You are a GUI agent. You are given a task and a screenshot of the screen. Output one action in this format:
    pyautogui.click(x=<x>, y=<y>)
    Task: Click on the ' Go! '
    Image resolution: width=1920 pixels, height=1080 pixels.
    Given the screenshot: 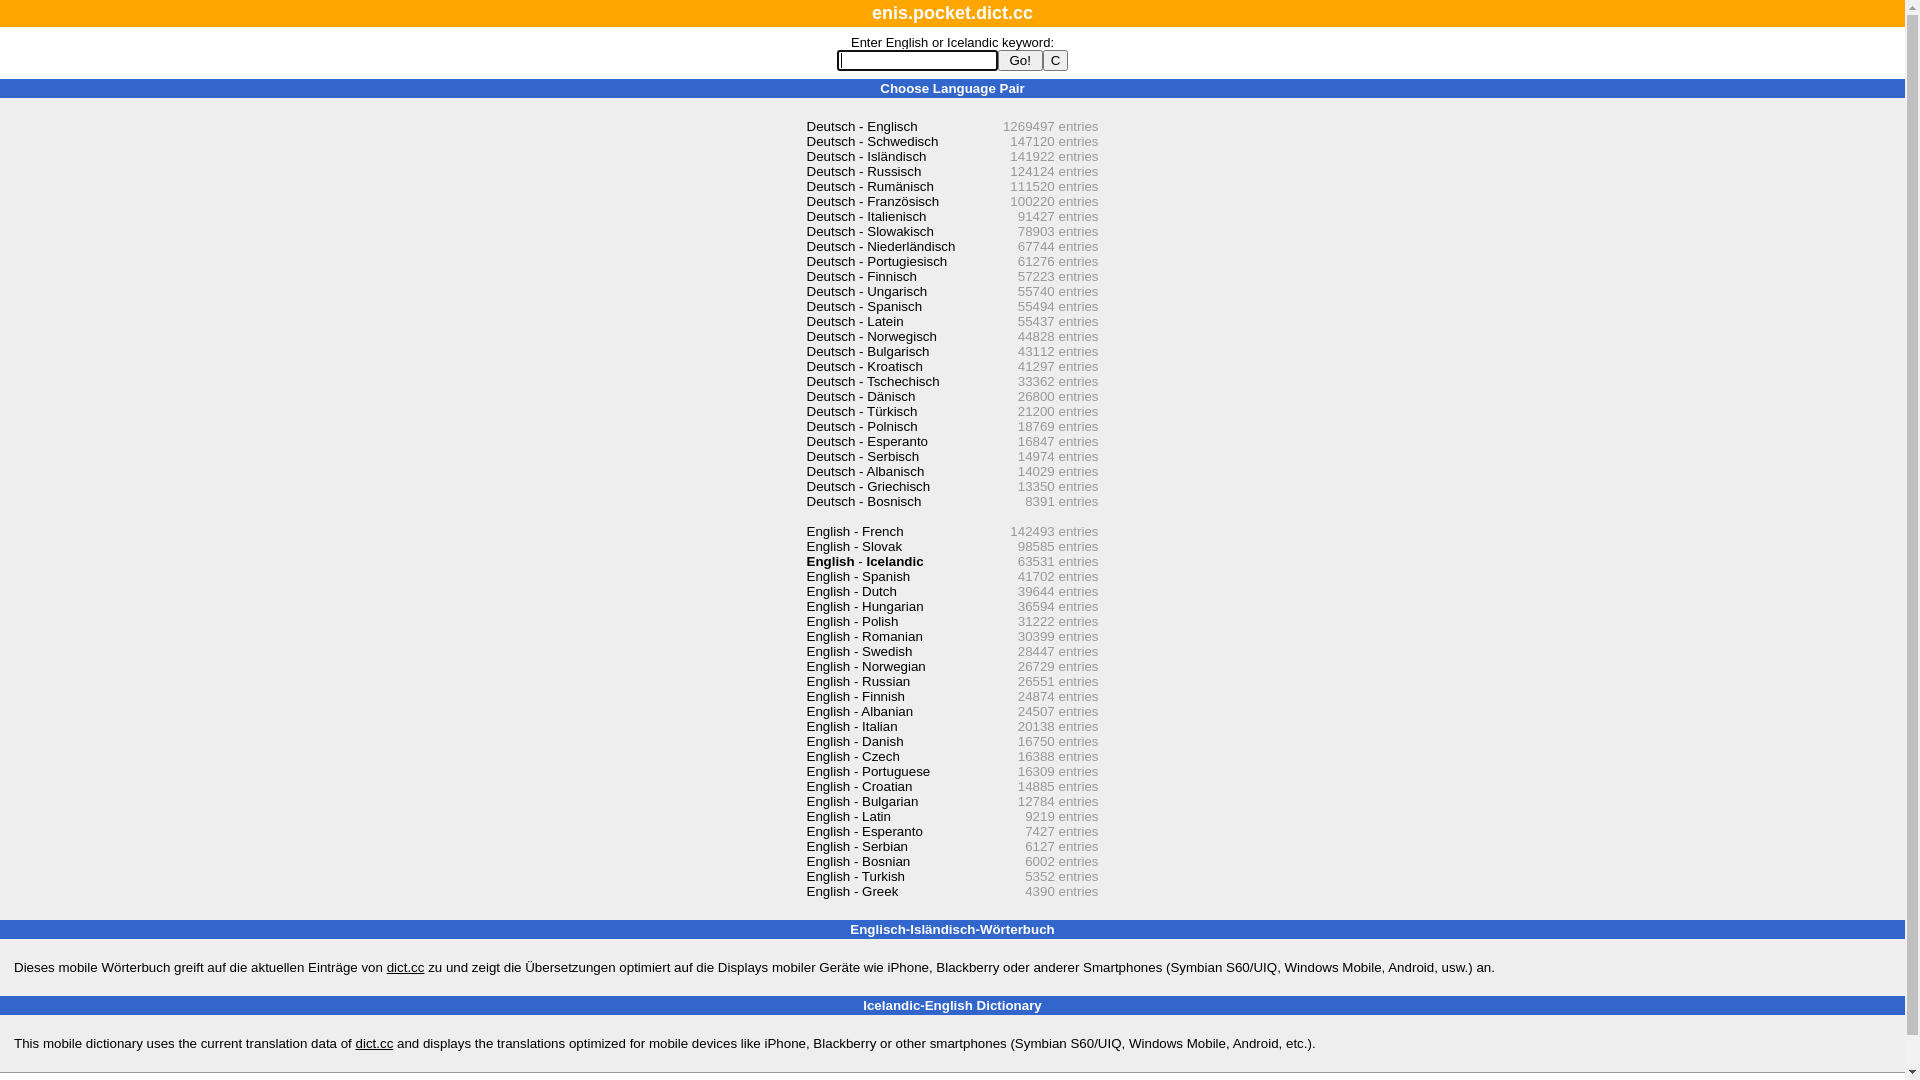 What is the action you would take?
    pyautogui.click(x=1020, y=59)
    